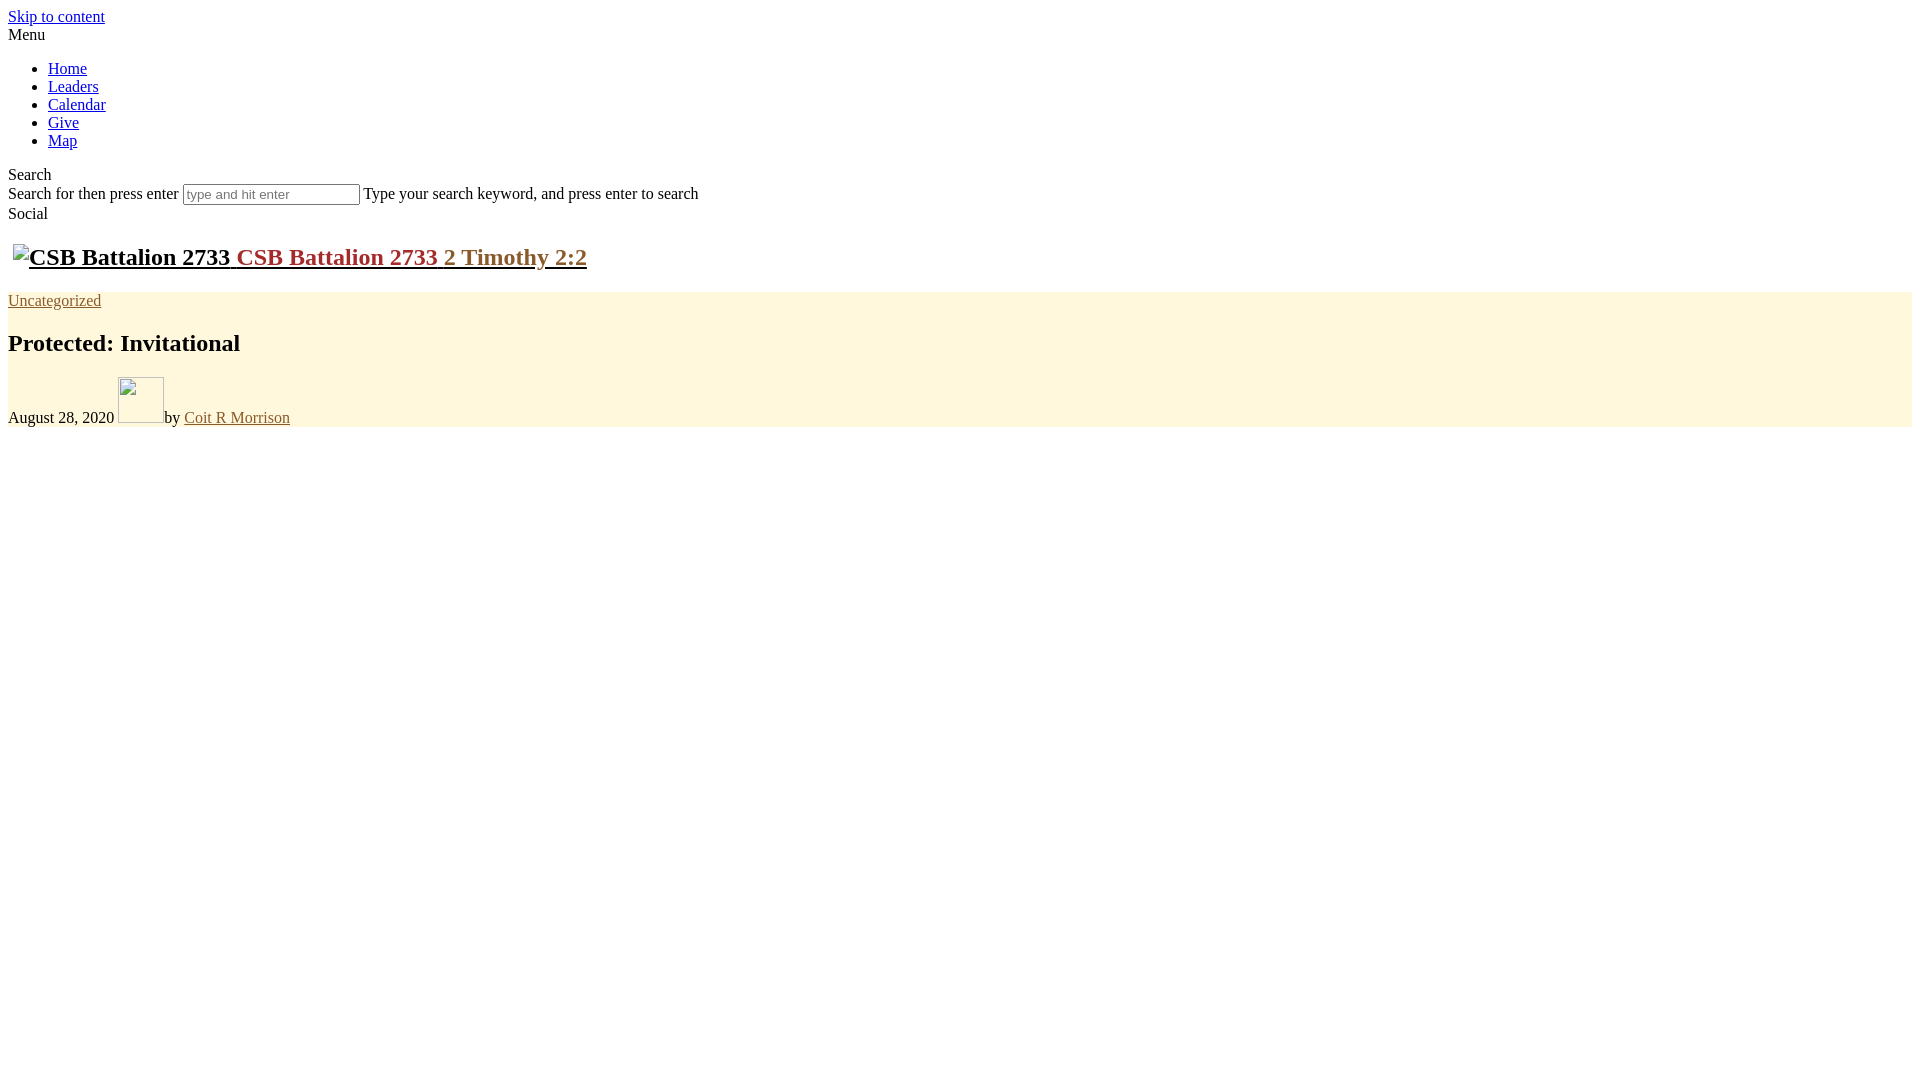 The image size is (1920, 1080). What do you see at coordinates (236, 416) in the screenshot?
I see `'Coit R Morrison'` at bounding box center [236, 416].